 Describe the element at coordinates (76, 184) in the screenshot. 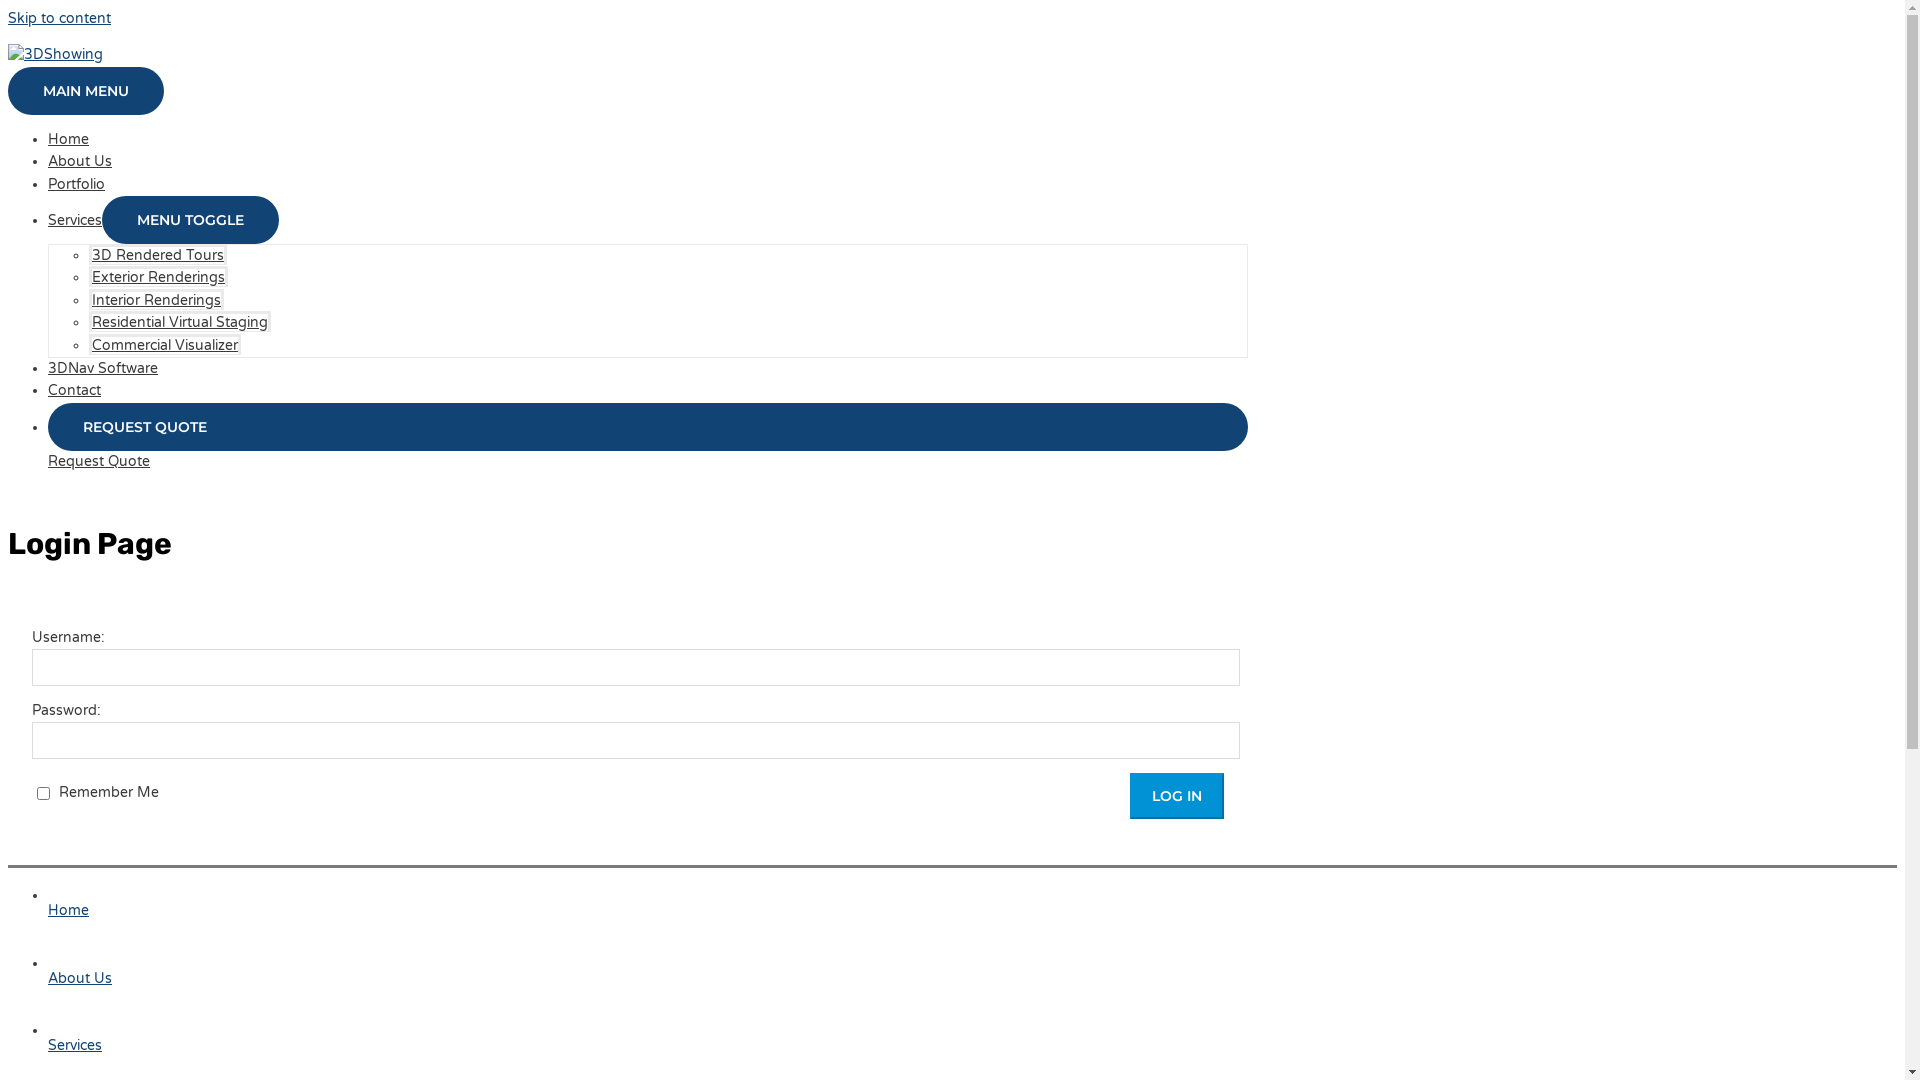

I see `'Portfolio'` at that location.